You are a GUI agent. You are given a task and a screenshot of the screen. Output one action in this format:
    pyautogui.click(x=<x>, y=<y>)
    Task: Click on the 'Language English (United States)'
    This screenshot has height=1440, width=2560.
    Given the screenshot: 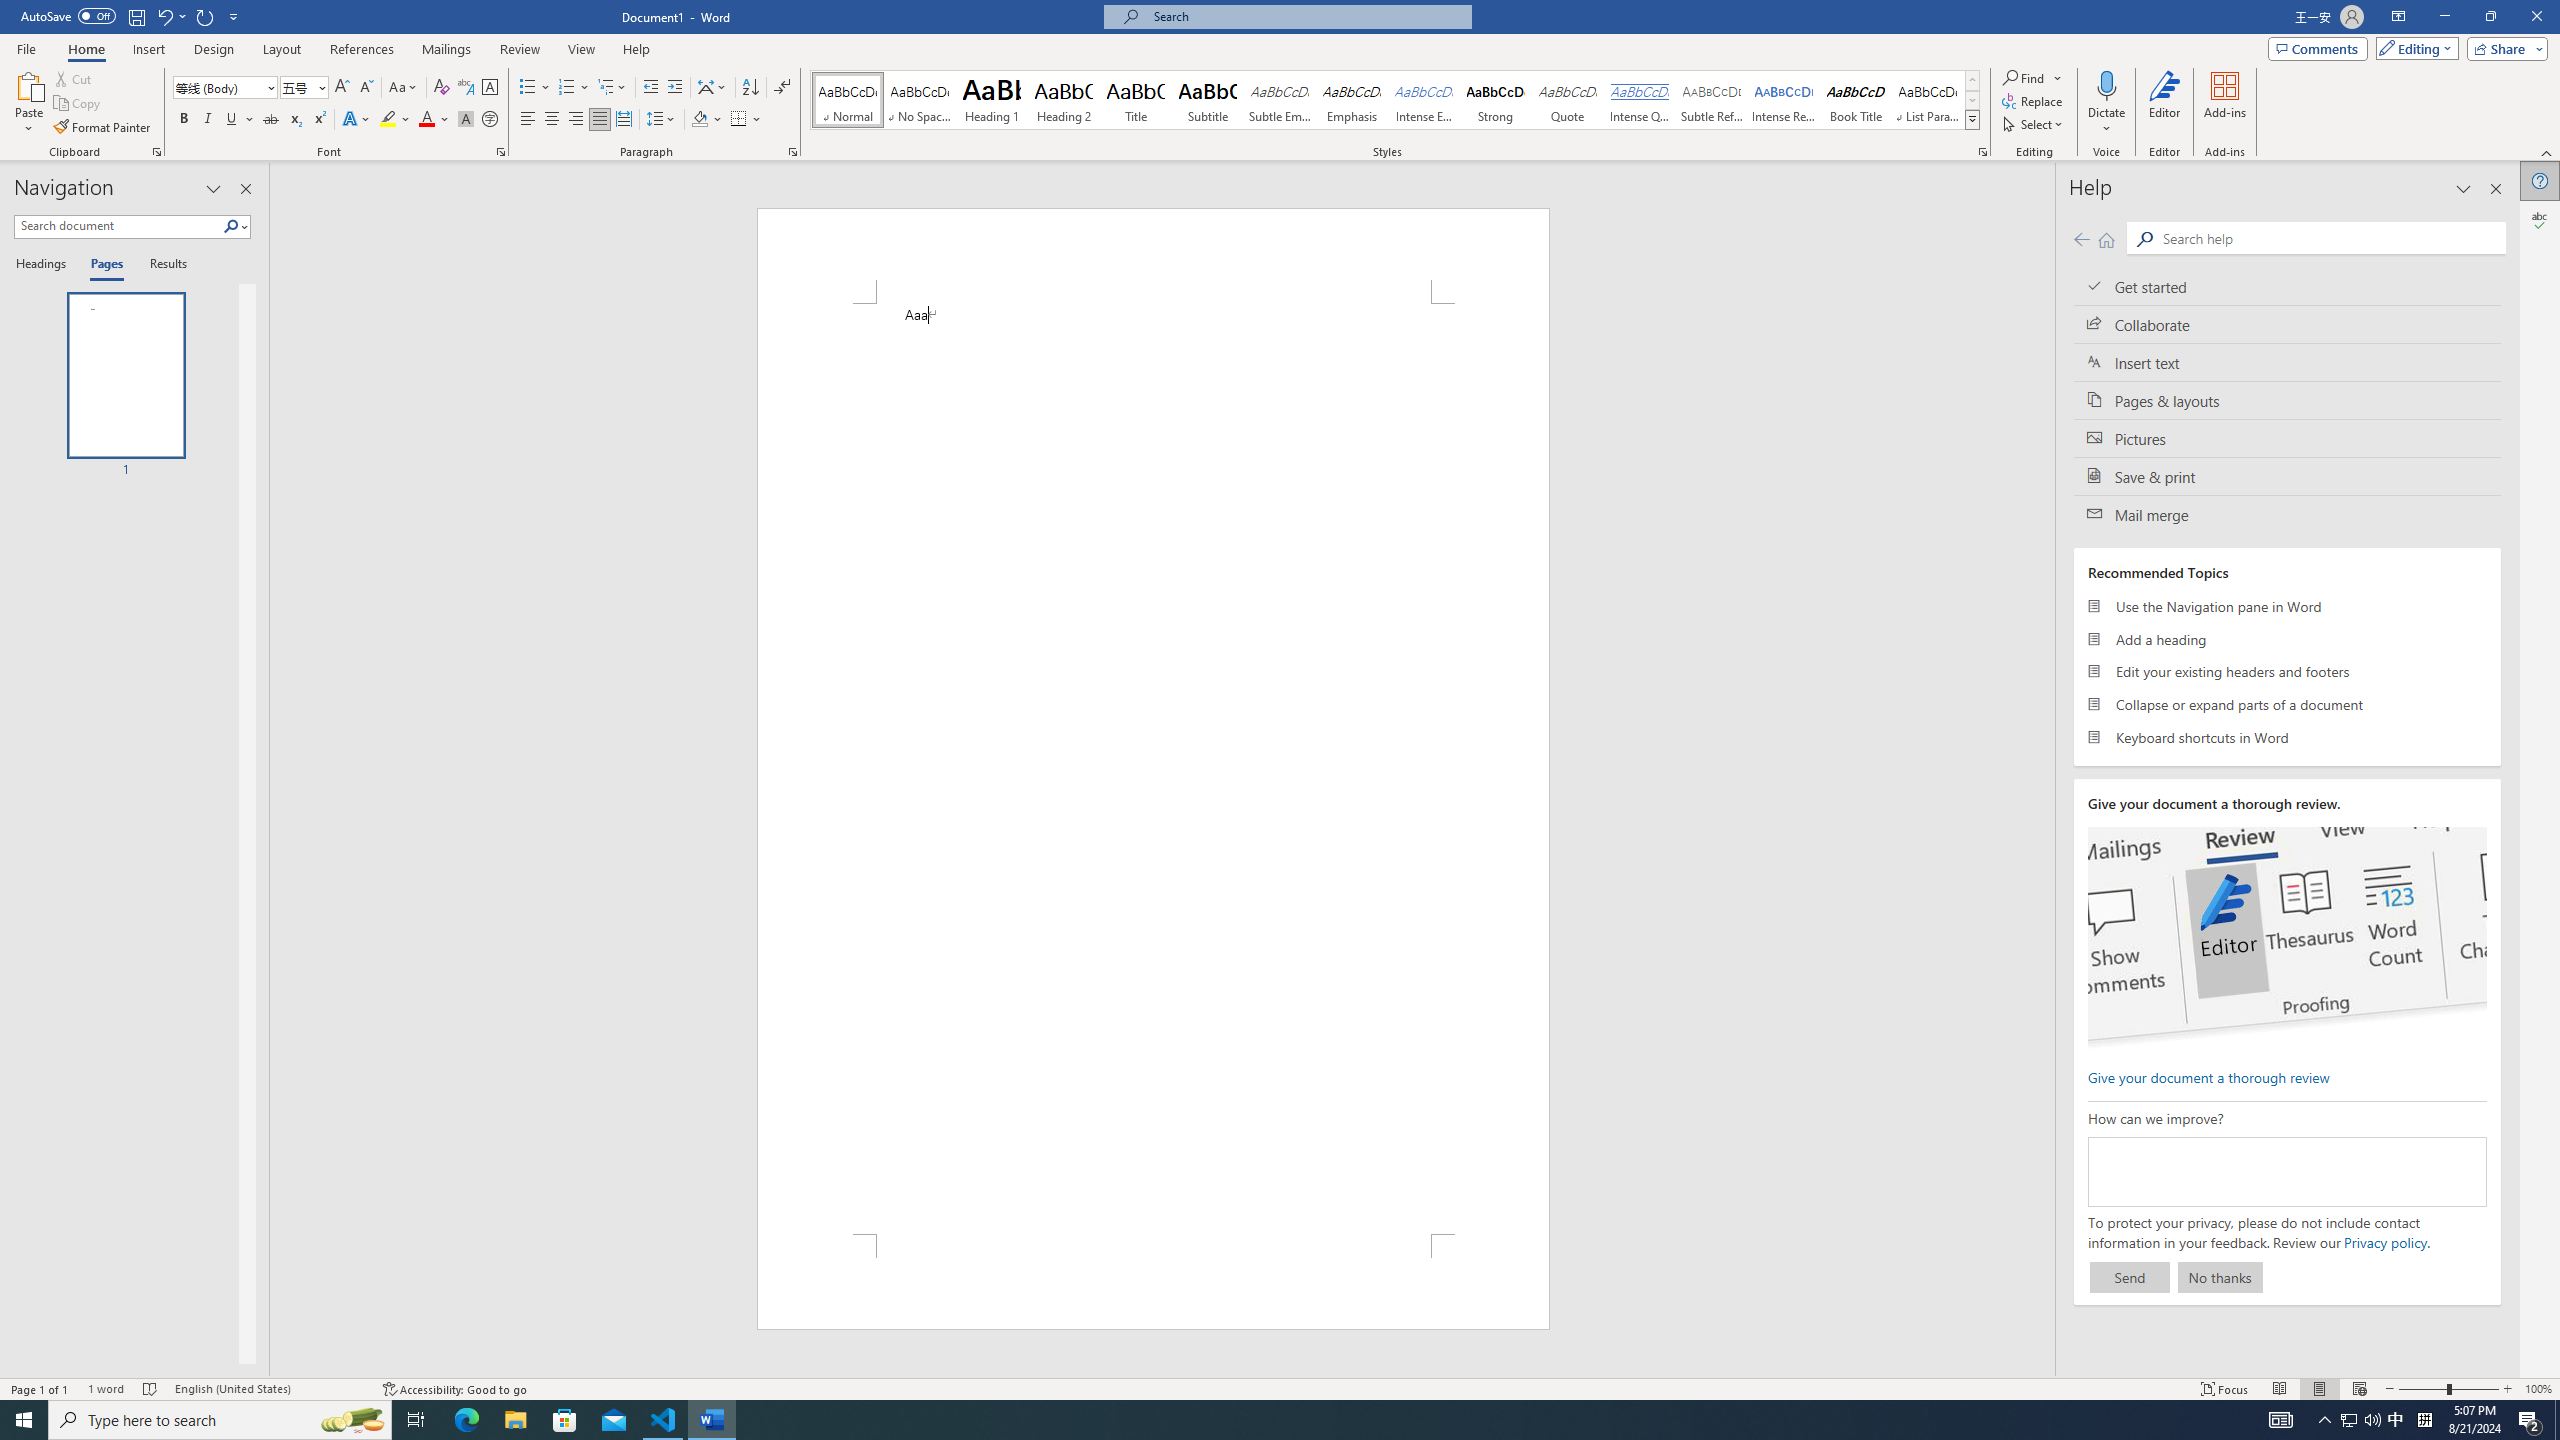 What is the action you would take?
    pyautogui.click(x=268, y=1389)
    